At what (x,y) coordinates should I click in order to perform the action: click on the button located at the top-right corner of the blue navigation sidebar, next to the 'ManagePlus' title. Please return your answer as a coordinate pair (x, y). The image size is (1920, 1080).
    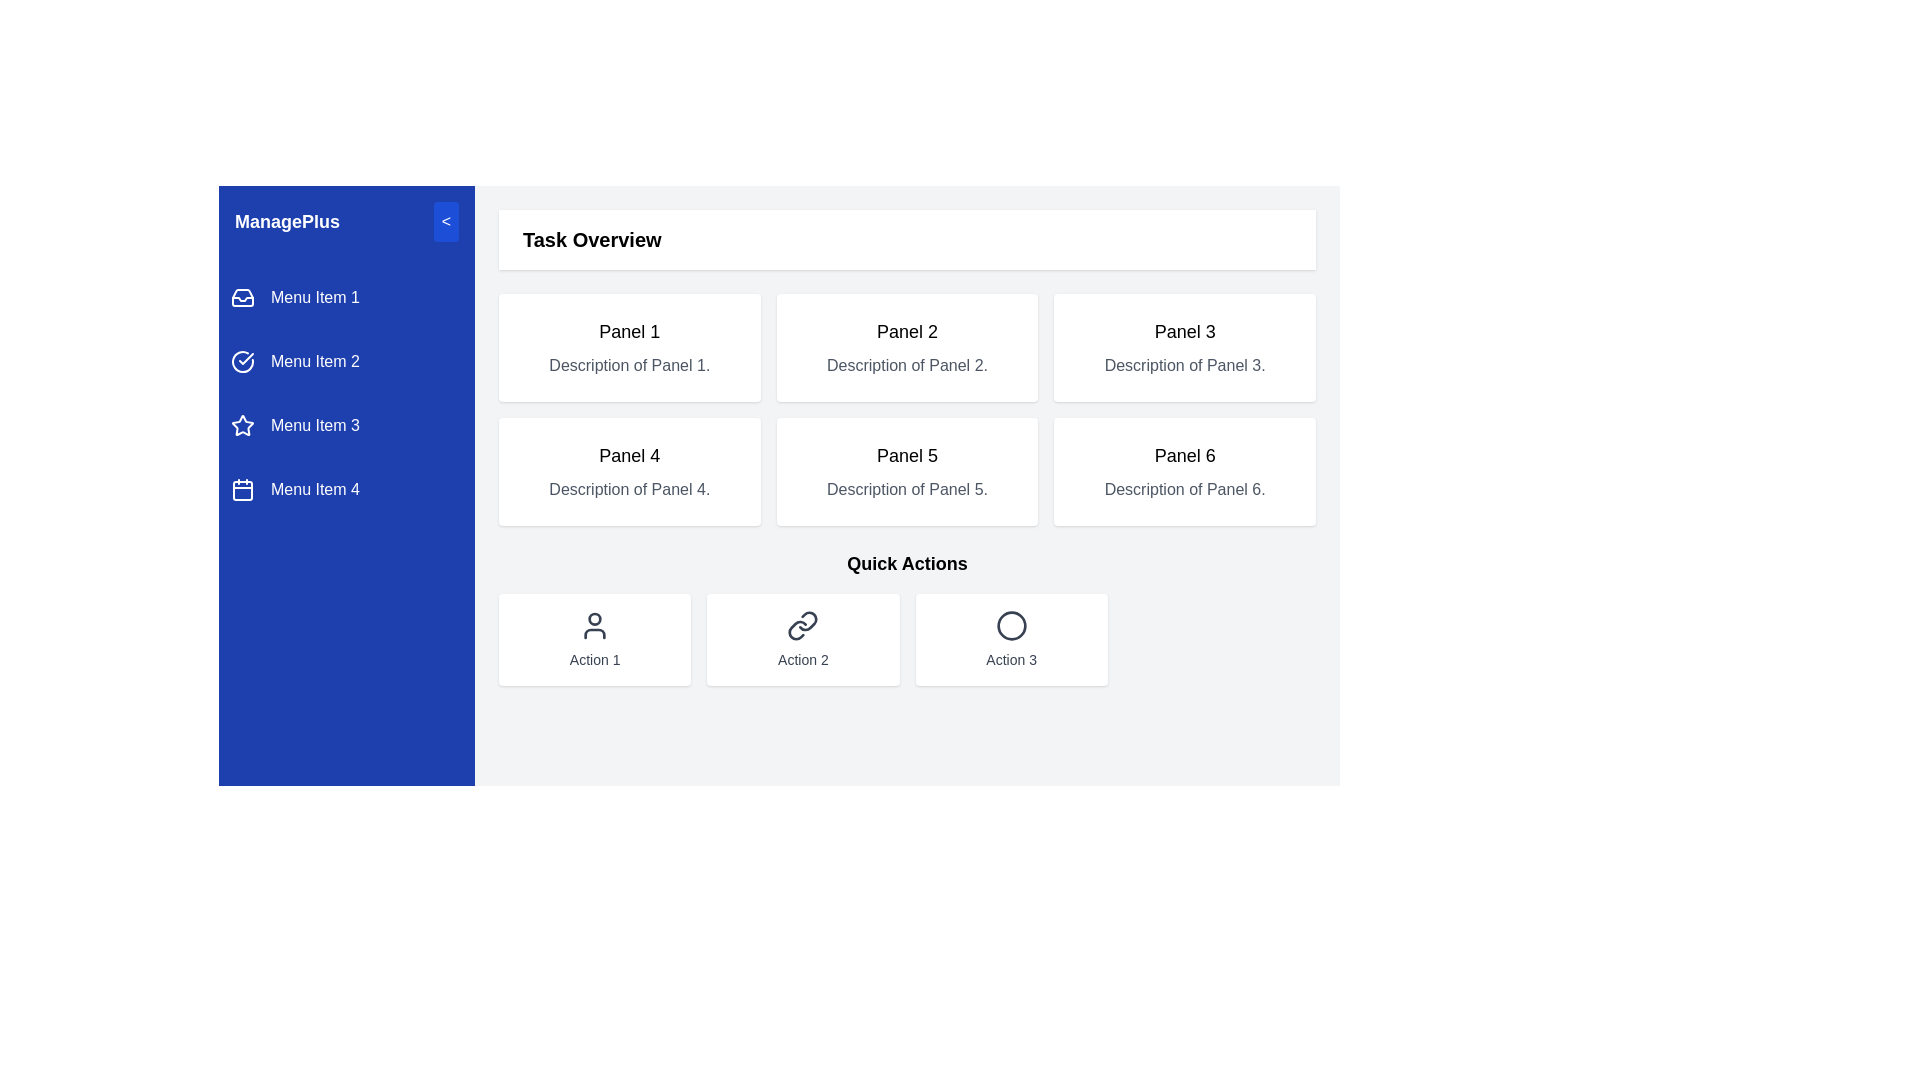
    Looking at the image, I should click on (445, 222).